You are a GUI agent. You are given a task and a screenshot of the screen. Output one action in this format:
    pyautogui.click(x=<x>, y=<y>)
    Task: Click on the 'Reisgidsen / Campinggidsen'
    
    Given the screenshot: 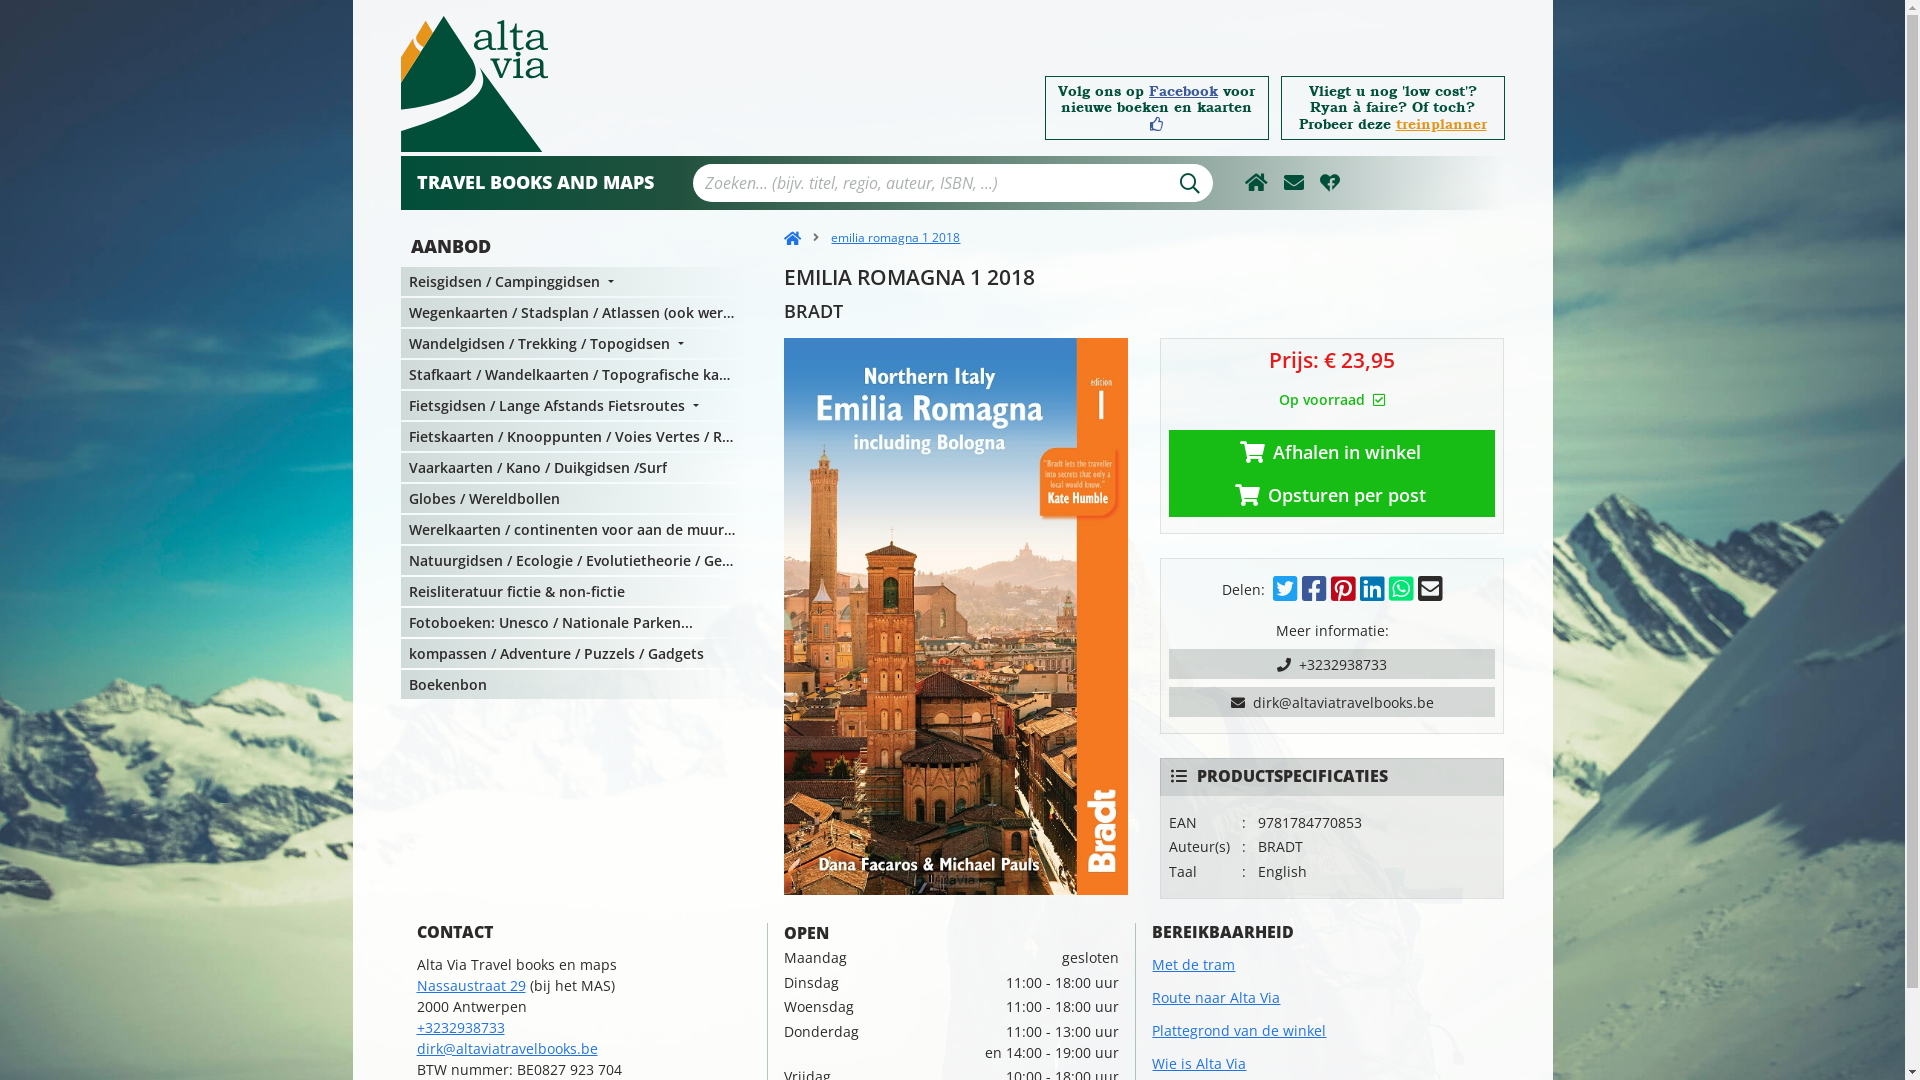 What is the action you would take?
    pyautogui.click(x=575, y=281)
    